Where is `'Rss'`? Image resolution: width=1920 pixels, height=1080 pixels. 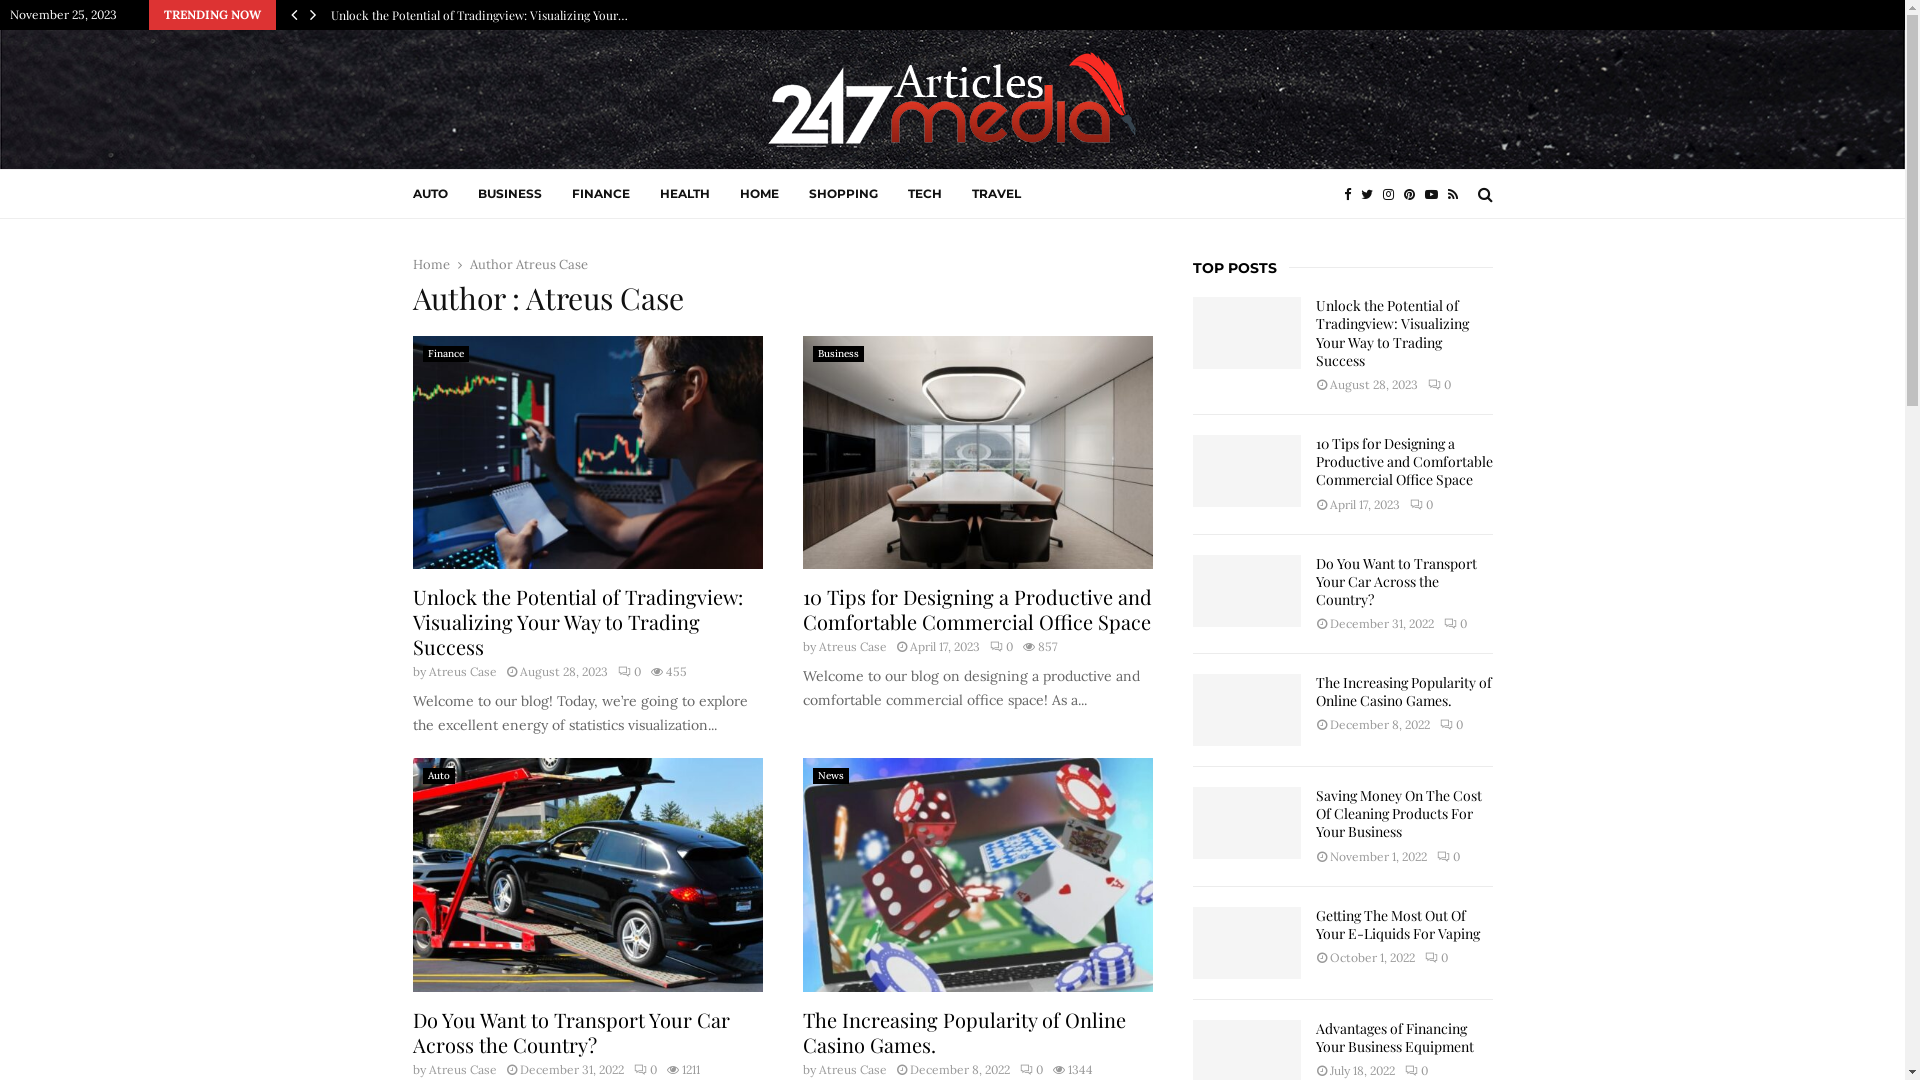
'Rss' is located at coordinates (1458, 194).